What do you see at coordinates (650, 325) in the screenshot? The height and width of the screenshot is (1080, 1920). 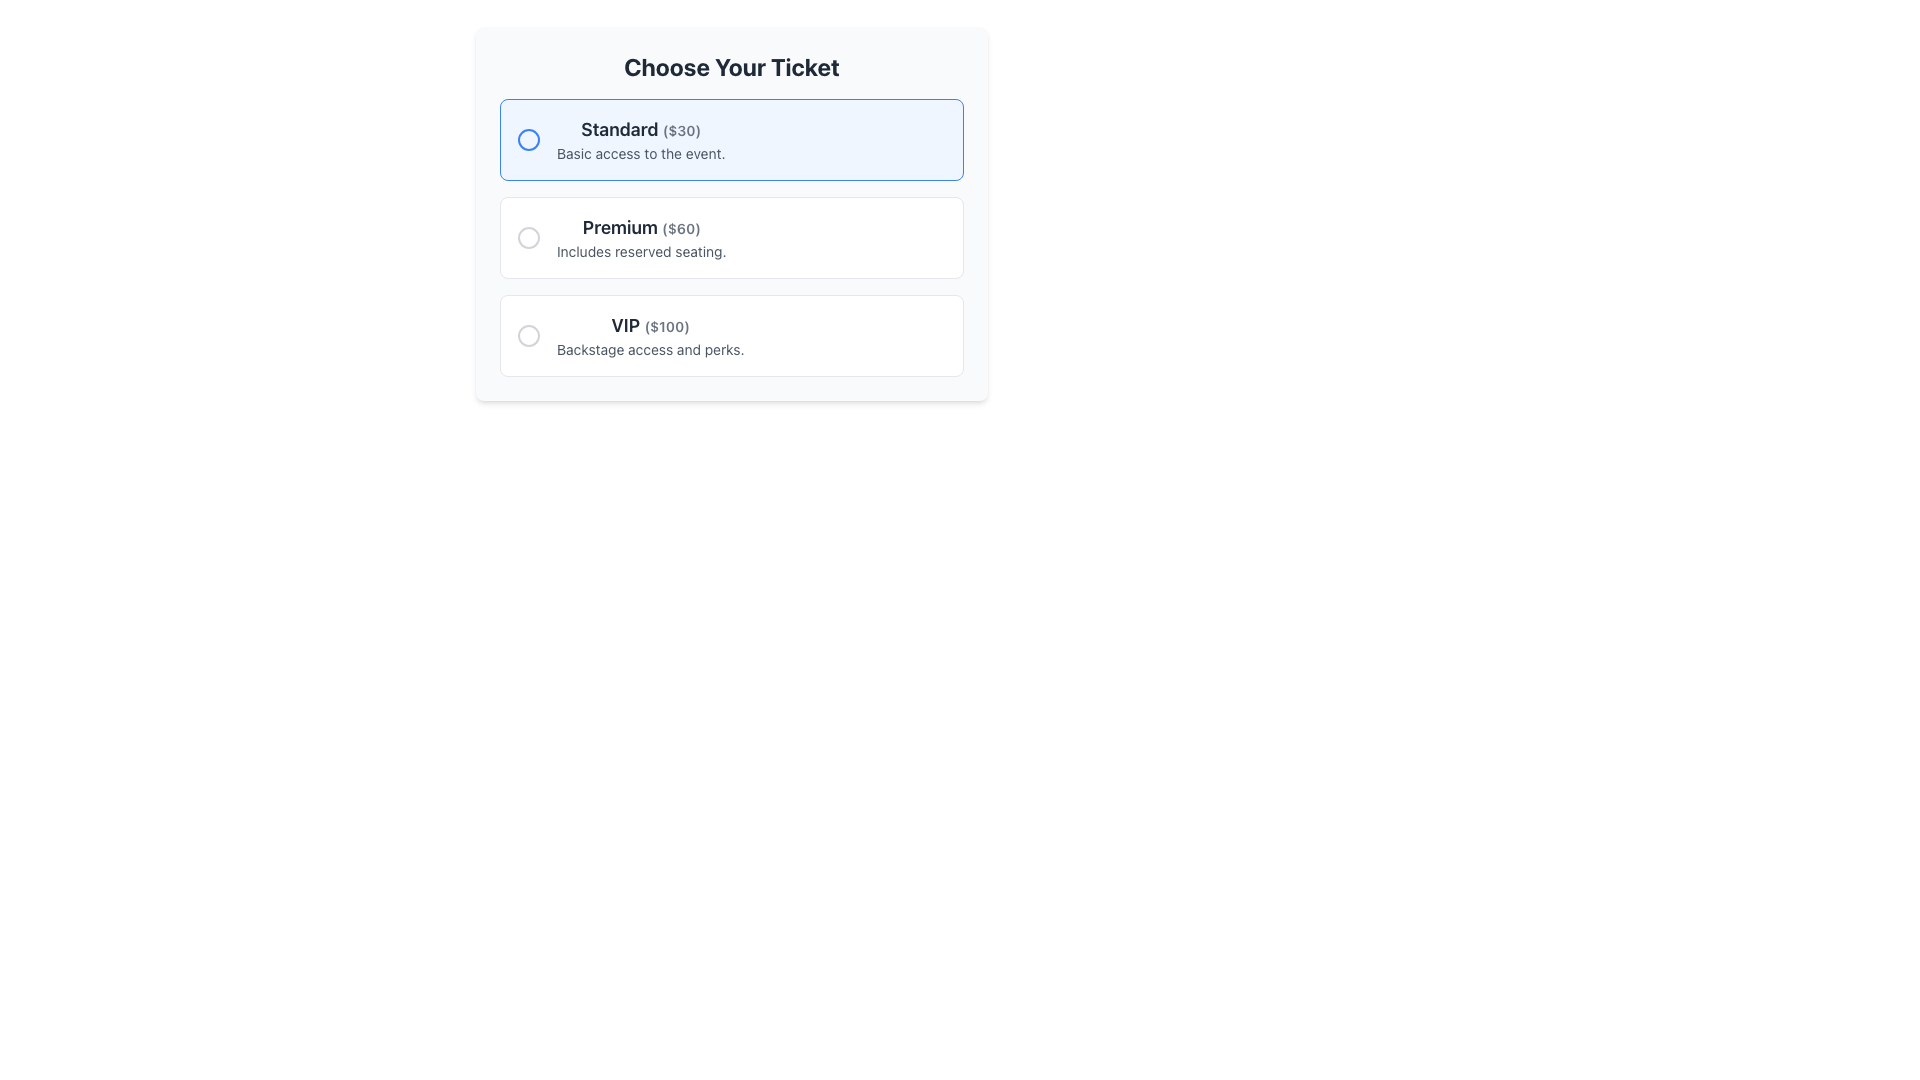 I see `text label for the VIP ticket option located below the 'Premium ($60)' ticket in the ticket options list` at bounding box center [650, 325].